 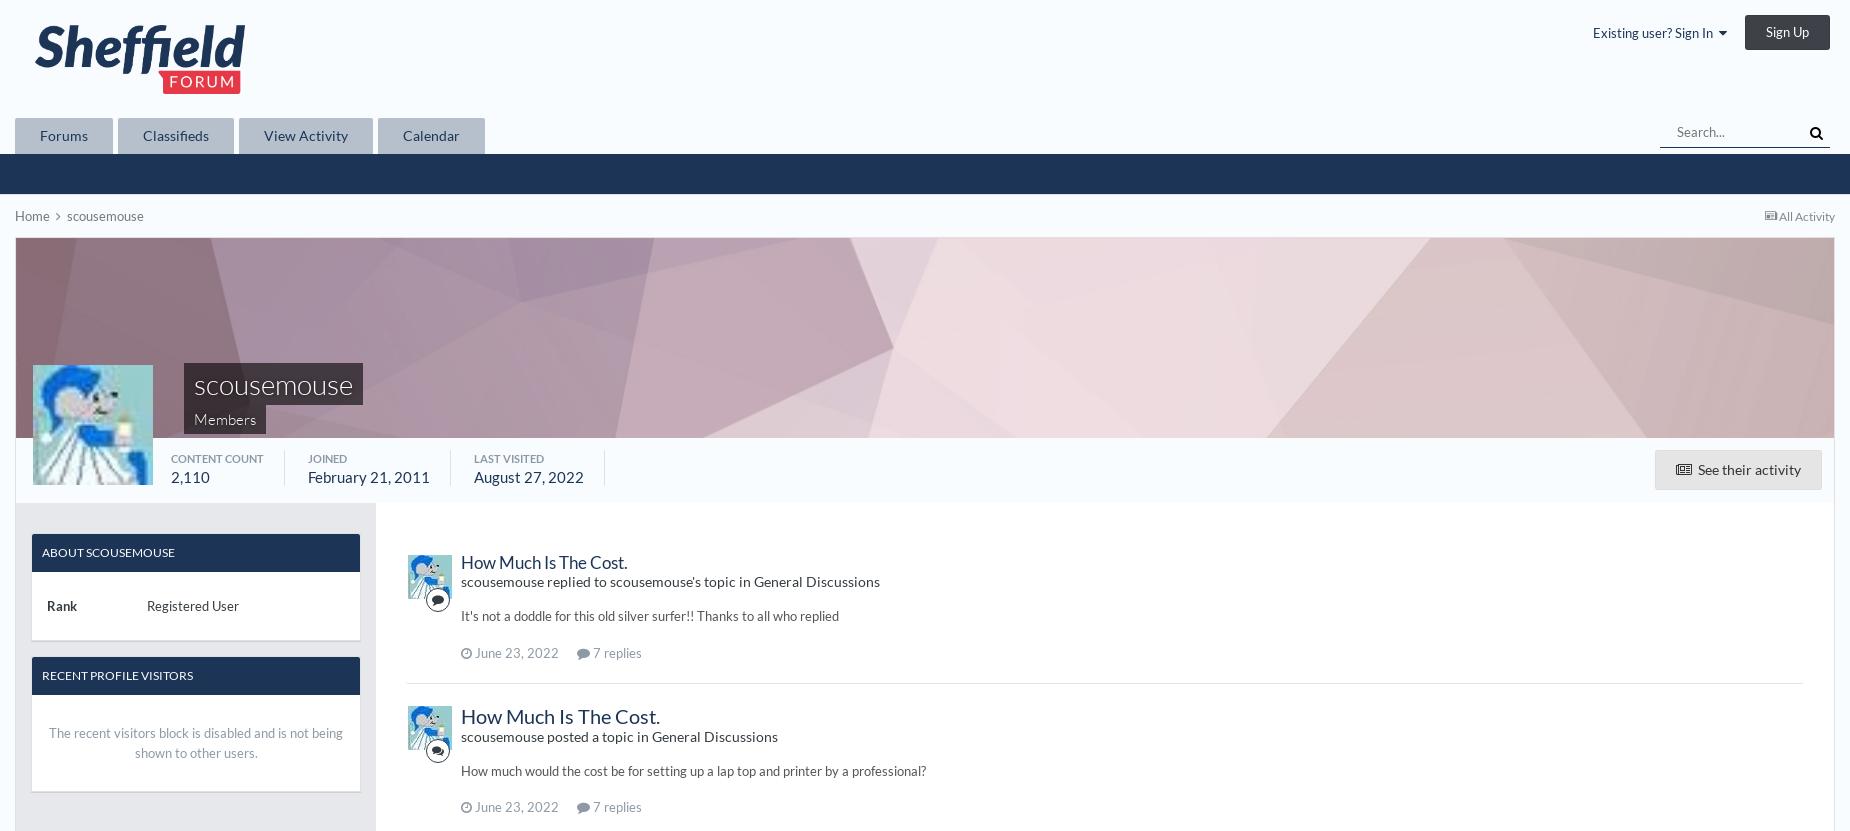 I want to click on 'posted a topic in', so click(x=597, y=734).